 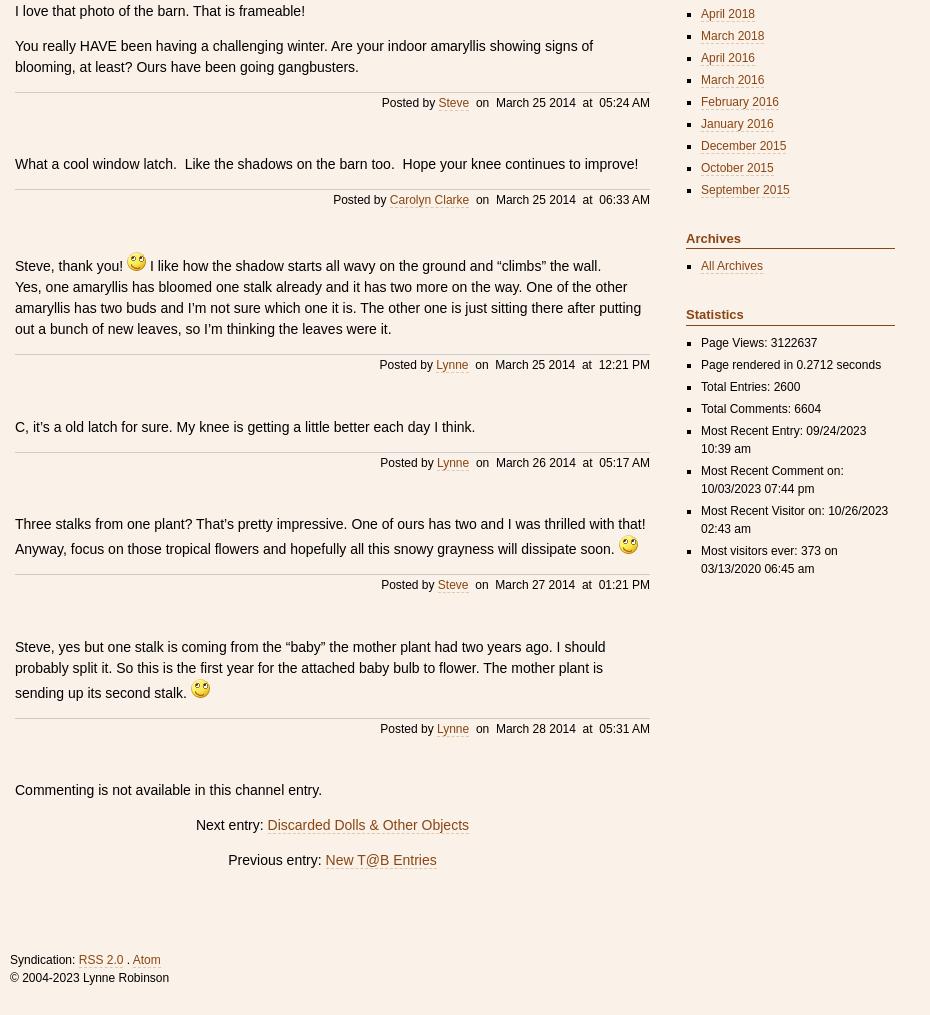 What do you see at coordinates (789, 362) in the screenshot?
I see `'Page rendered in 0.2712 seconds'` at bounding box center [789, 362].